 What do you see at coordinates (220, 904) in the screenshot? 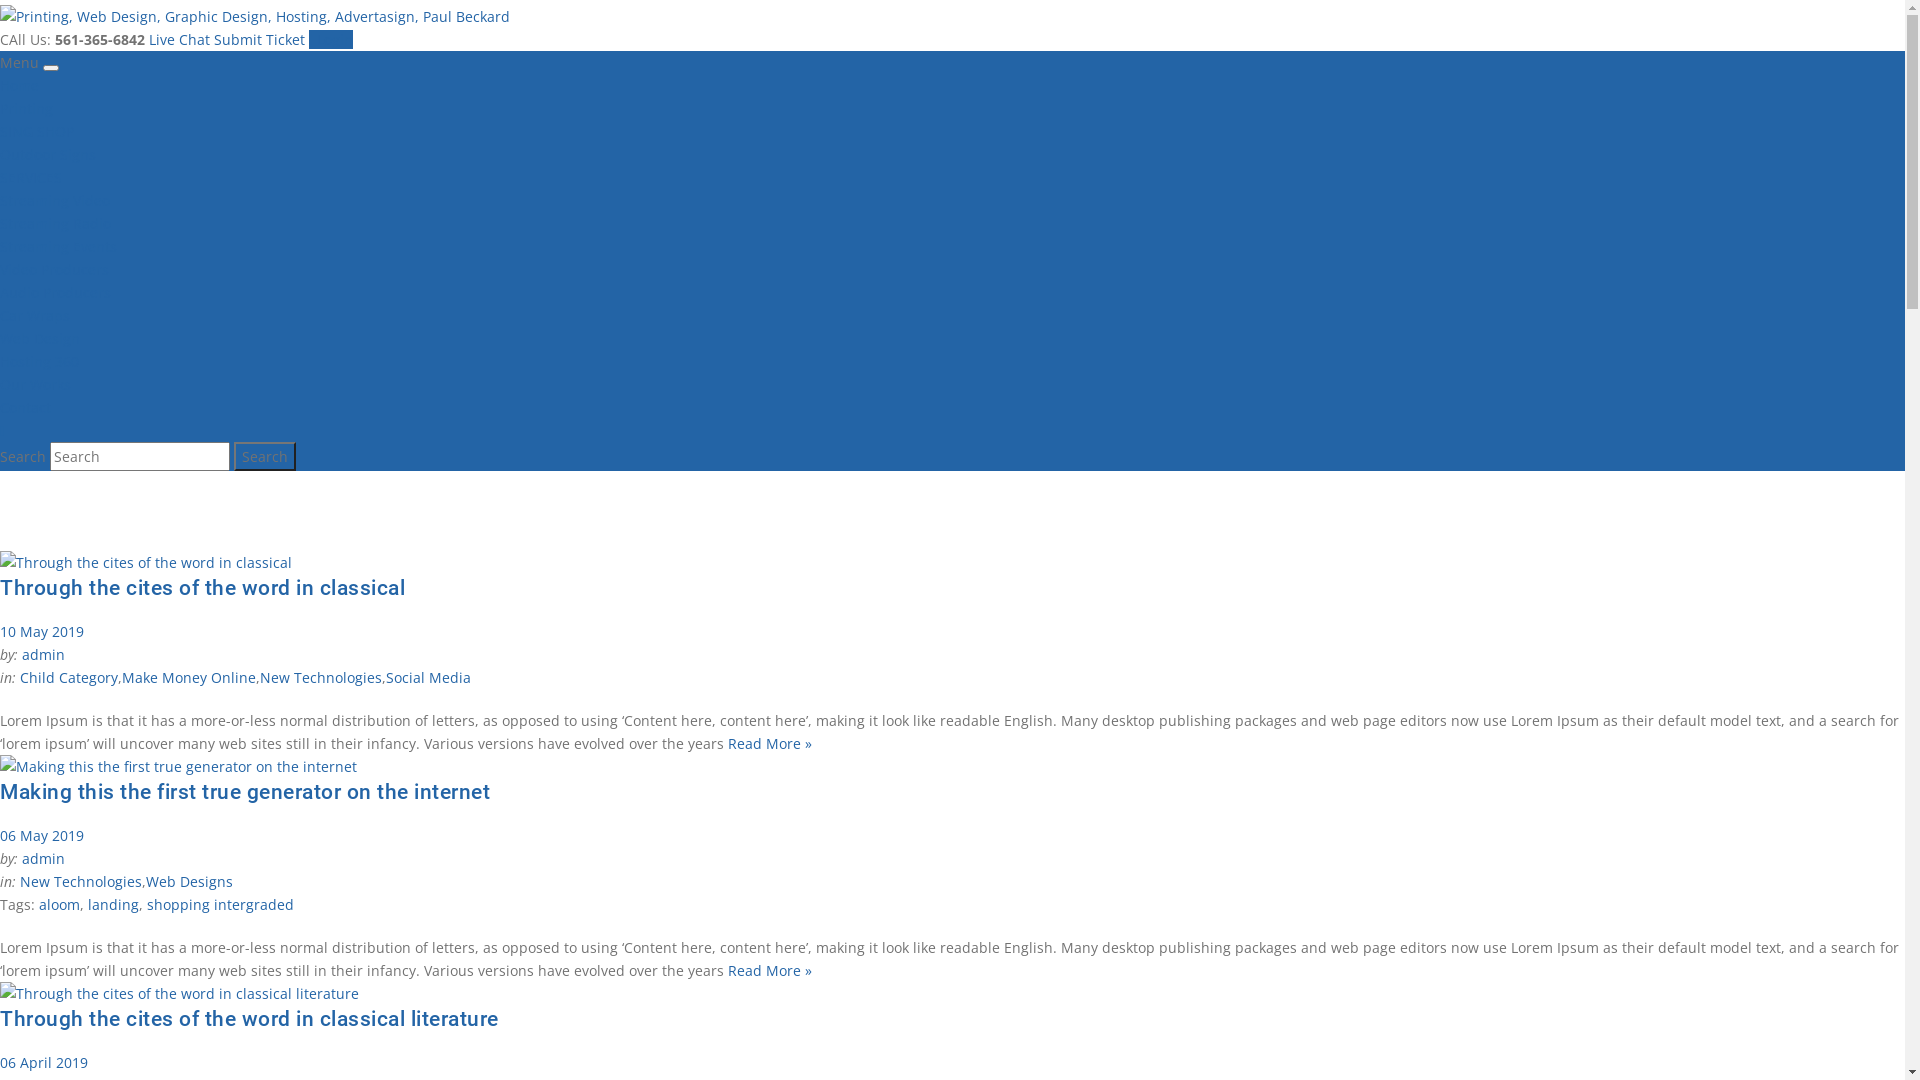
I see `'shopping intergraded'` at bounding box center [220, 904].